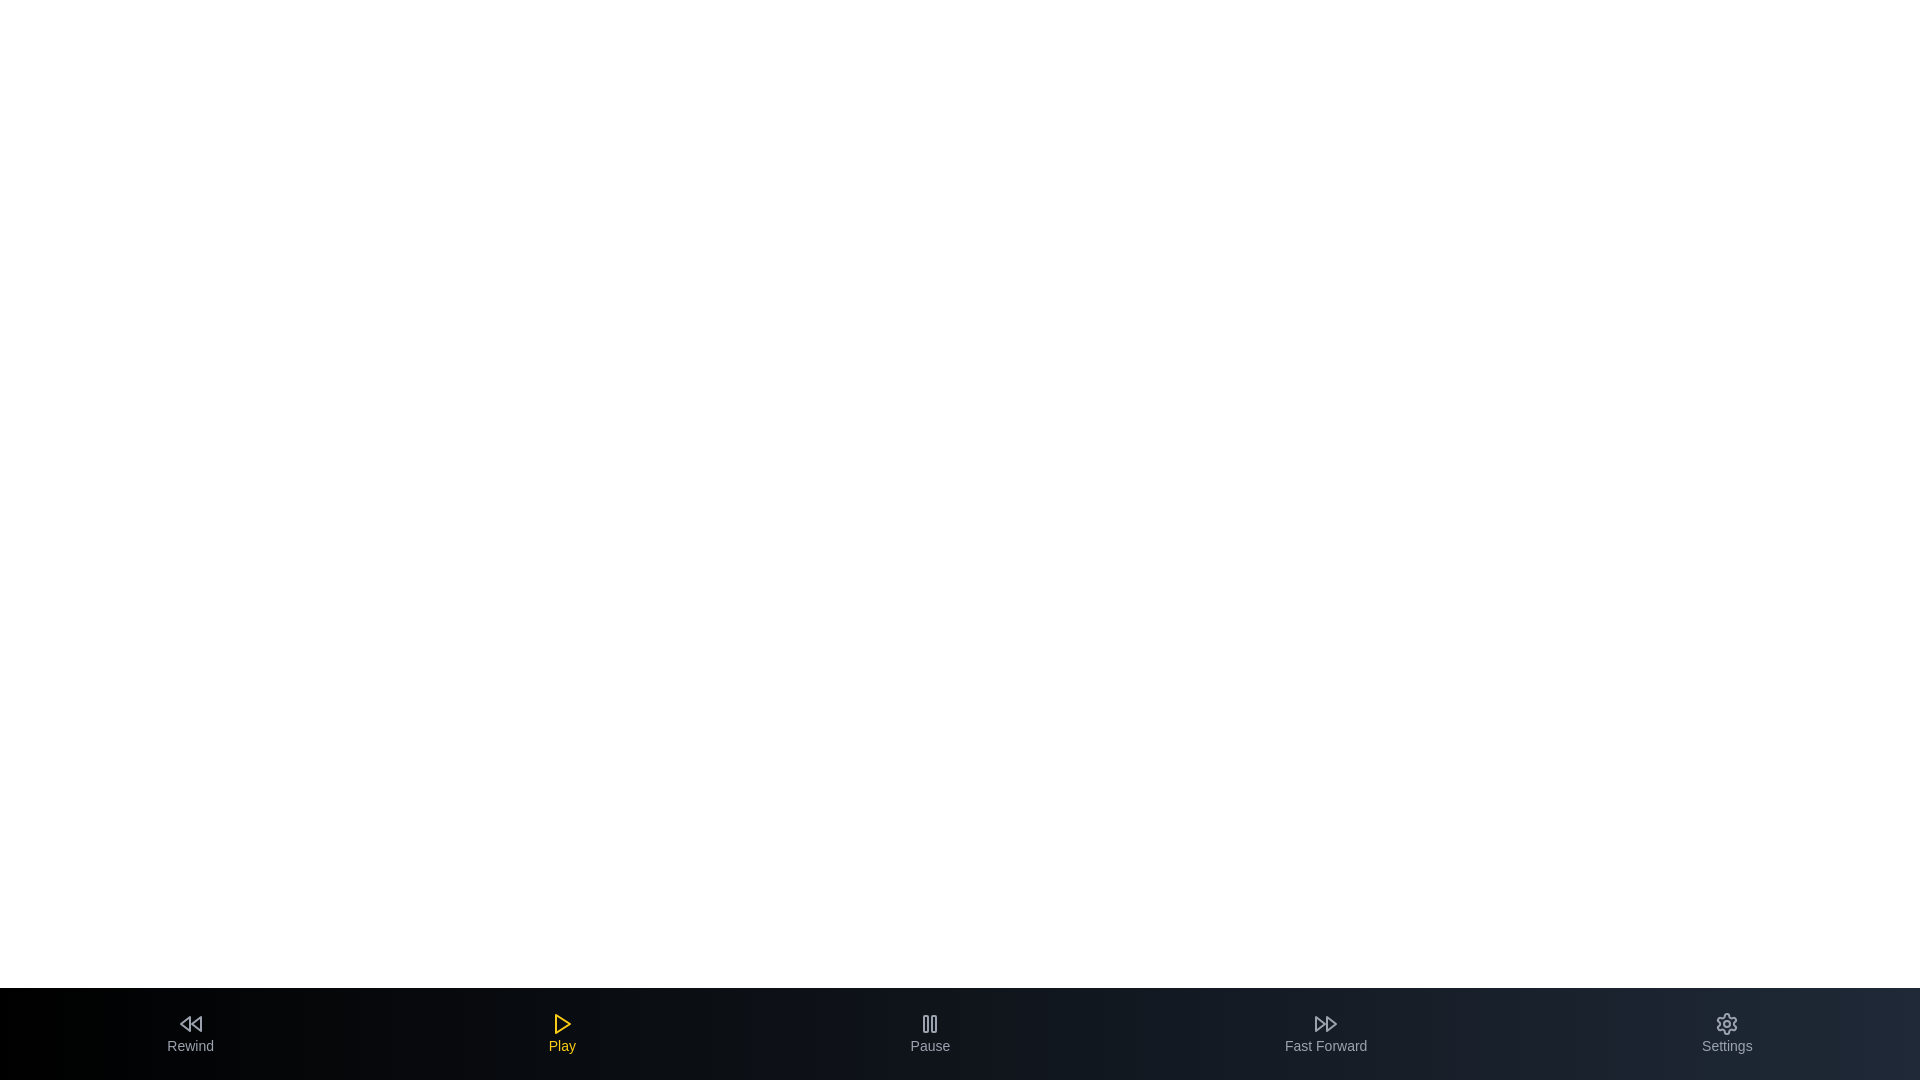  Describe the element at coordinates (561, 1033) in the screenshot. I see `the Play tab to select it` at that location.